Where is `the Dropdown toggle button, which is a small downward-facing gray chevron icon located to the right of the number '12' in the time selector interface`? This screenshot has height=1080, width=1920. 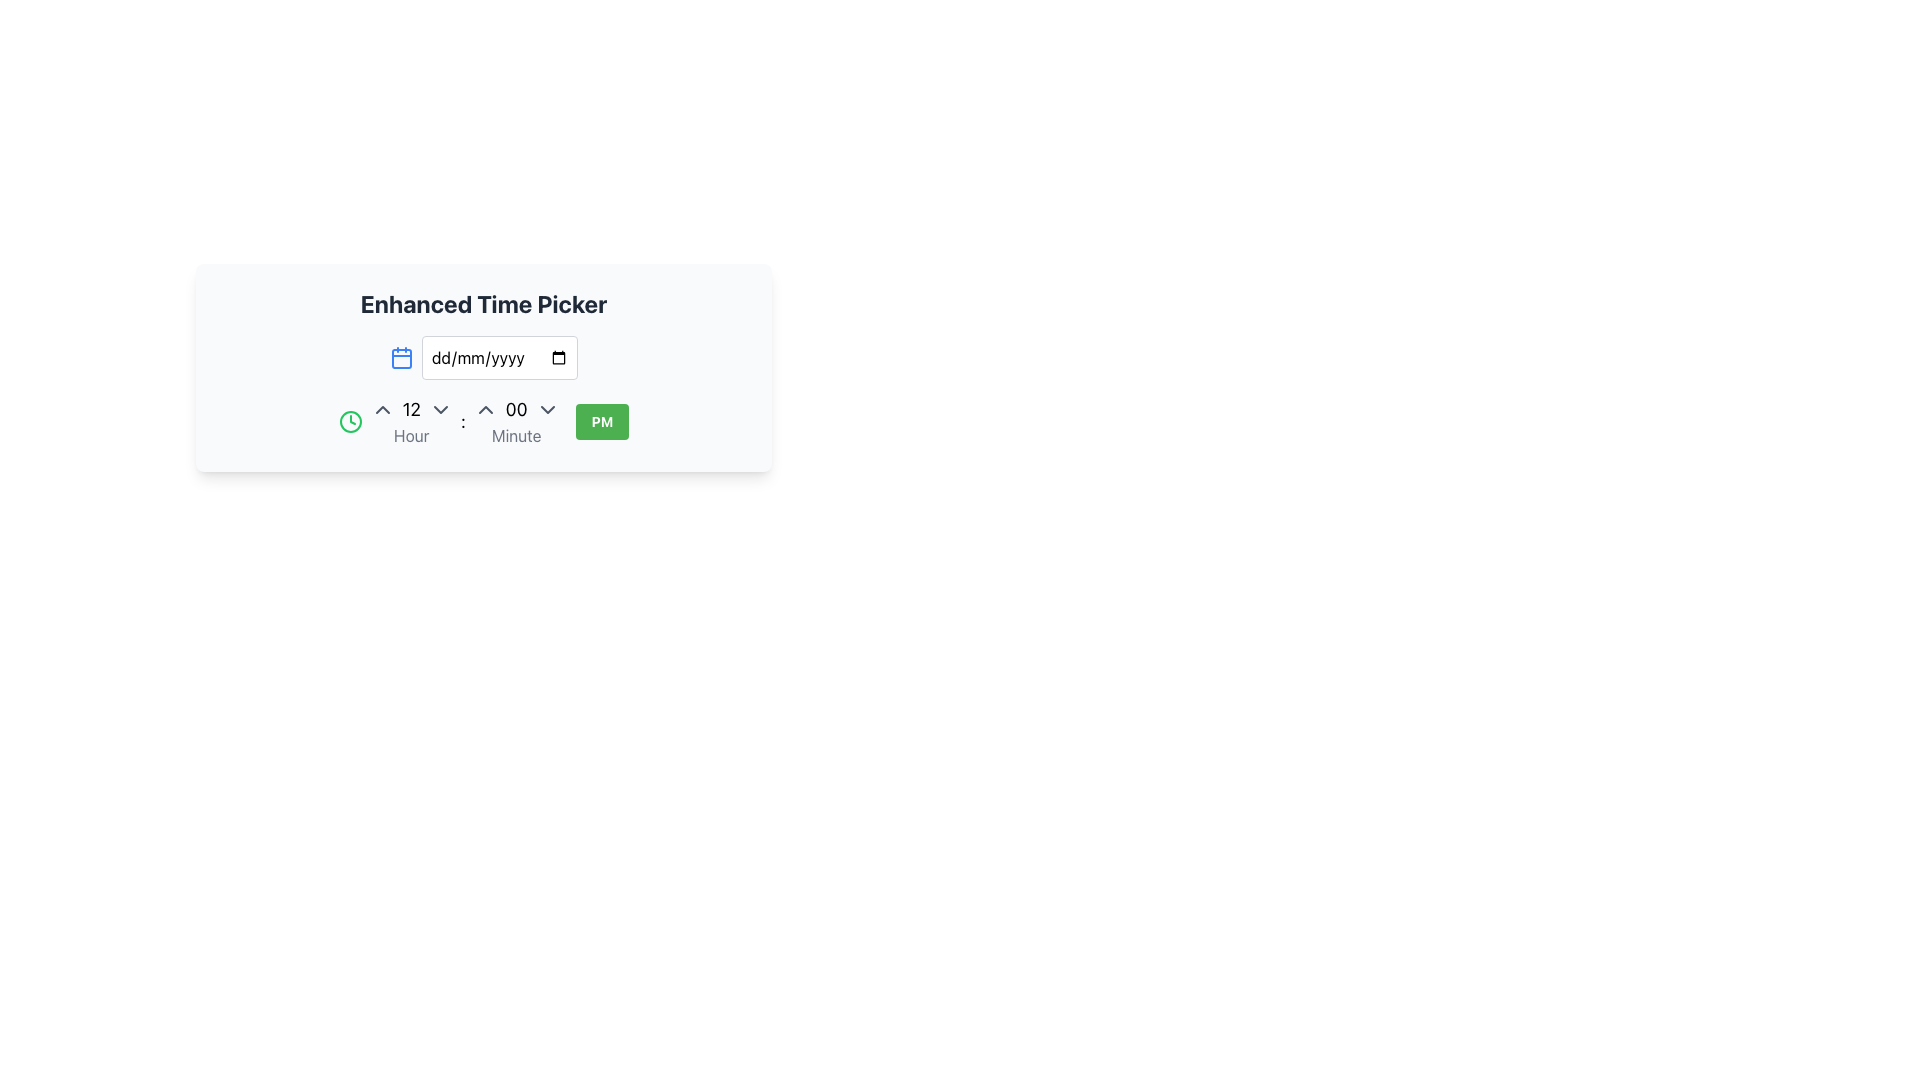 the Dropdown toggle button, which is a small downward-facing gray chevron icon located to the right of the number '12' in the time selector interface is located at coordinates (439, 408).